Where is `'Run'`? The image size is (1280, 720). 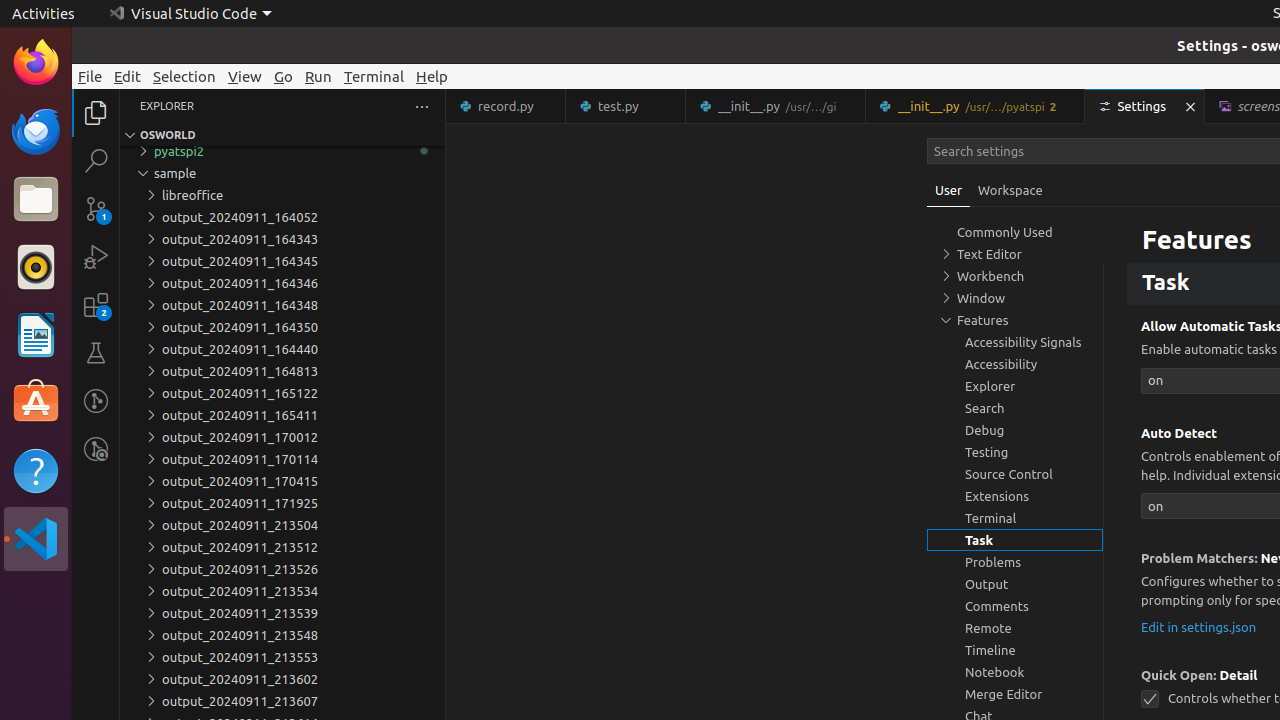
'Run' is located at coordinates (317, 75).